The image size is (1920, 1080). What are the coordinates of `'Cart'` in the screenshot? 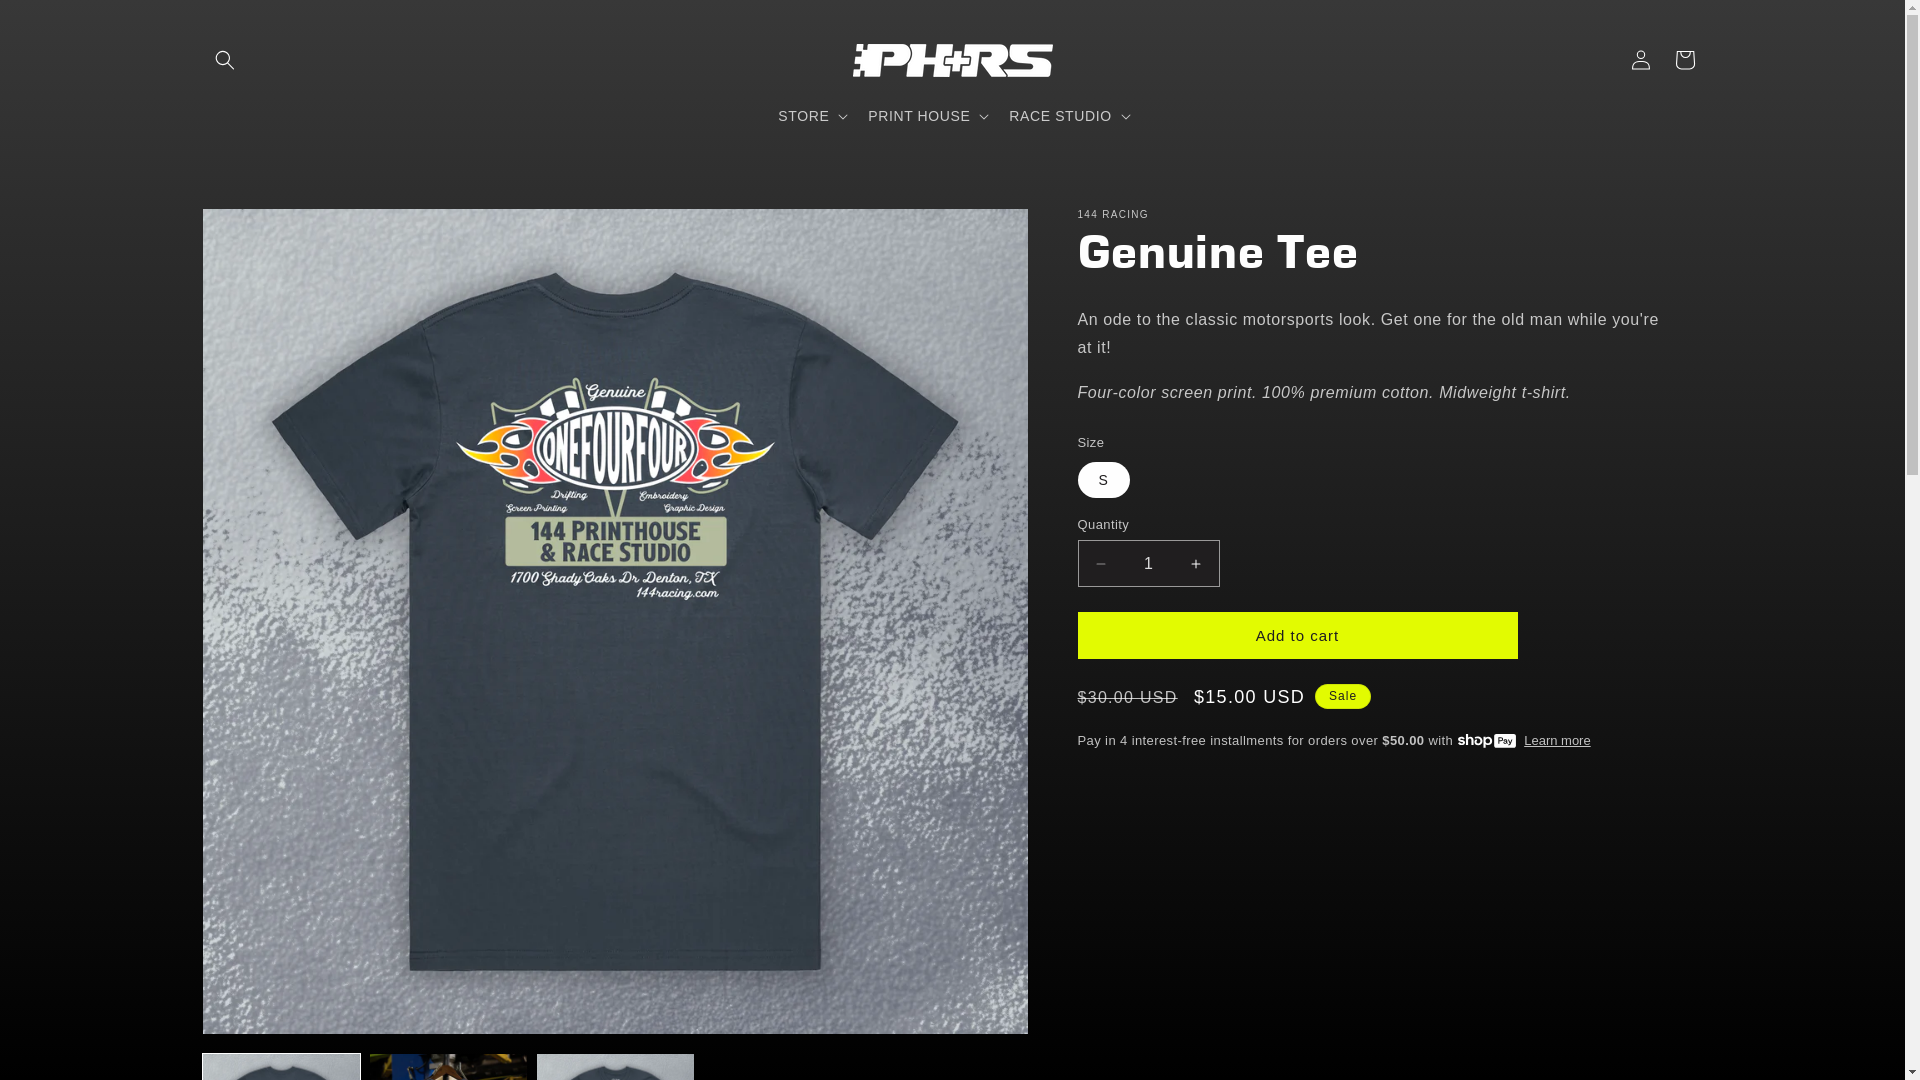 It's located at (1683, 59).